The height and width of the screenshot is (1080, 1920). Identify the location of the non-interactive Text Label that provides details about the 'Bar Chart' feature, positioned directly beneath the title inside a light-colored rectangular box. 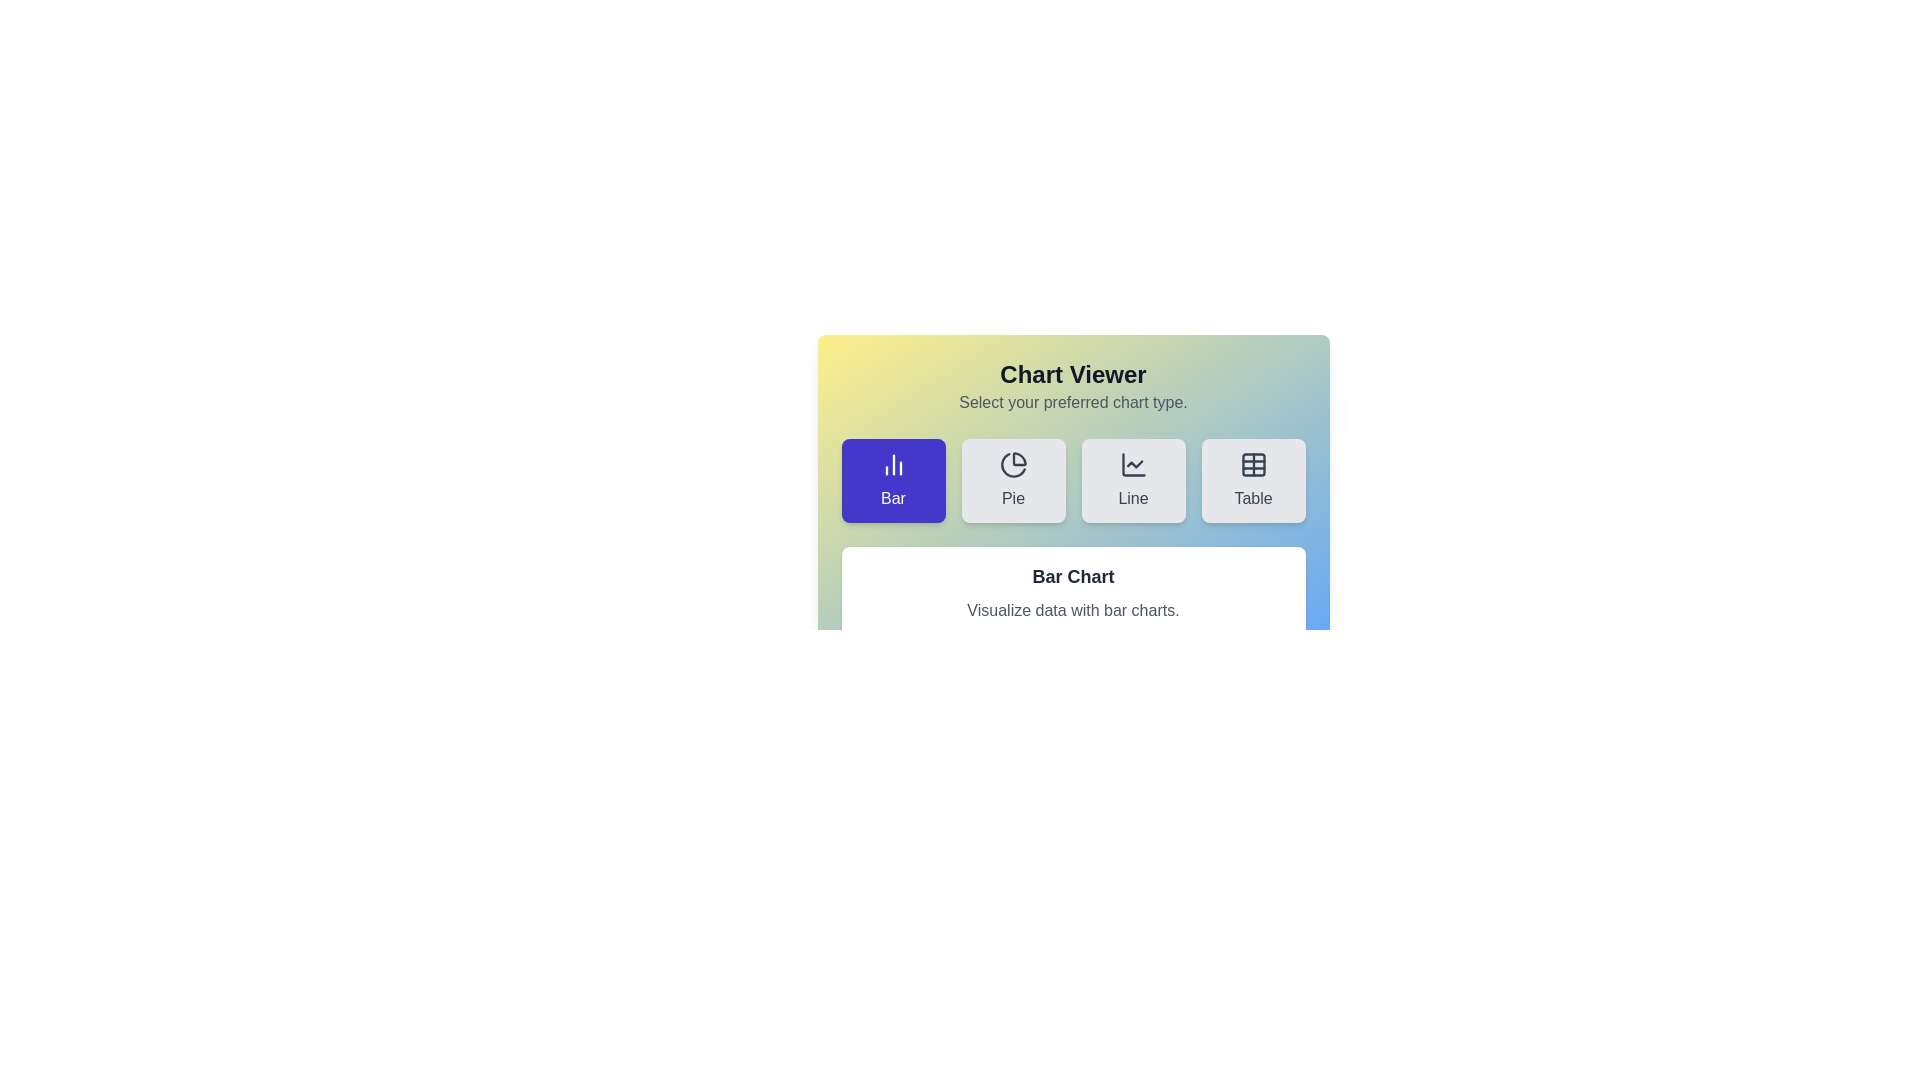
(1072, 609).